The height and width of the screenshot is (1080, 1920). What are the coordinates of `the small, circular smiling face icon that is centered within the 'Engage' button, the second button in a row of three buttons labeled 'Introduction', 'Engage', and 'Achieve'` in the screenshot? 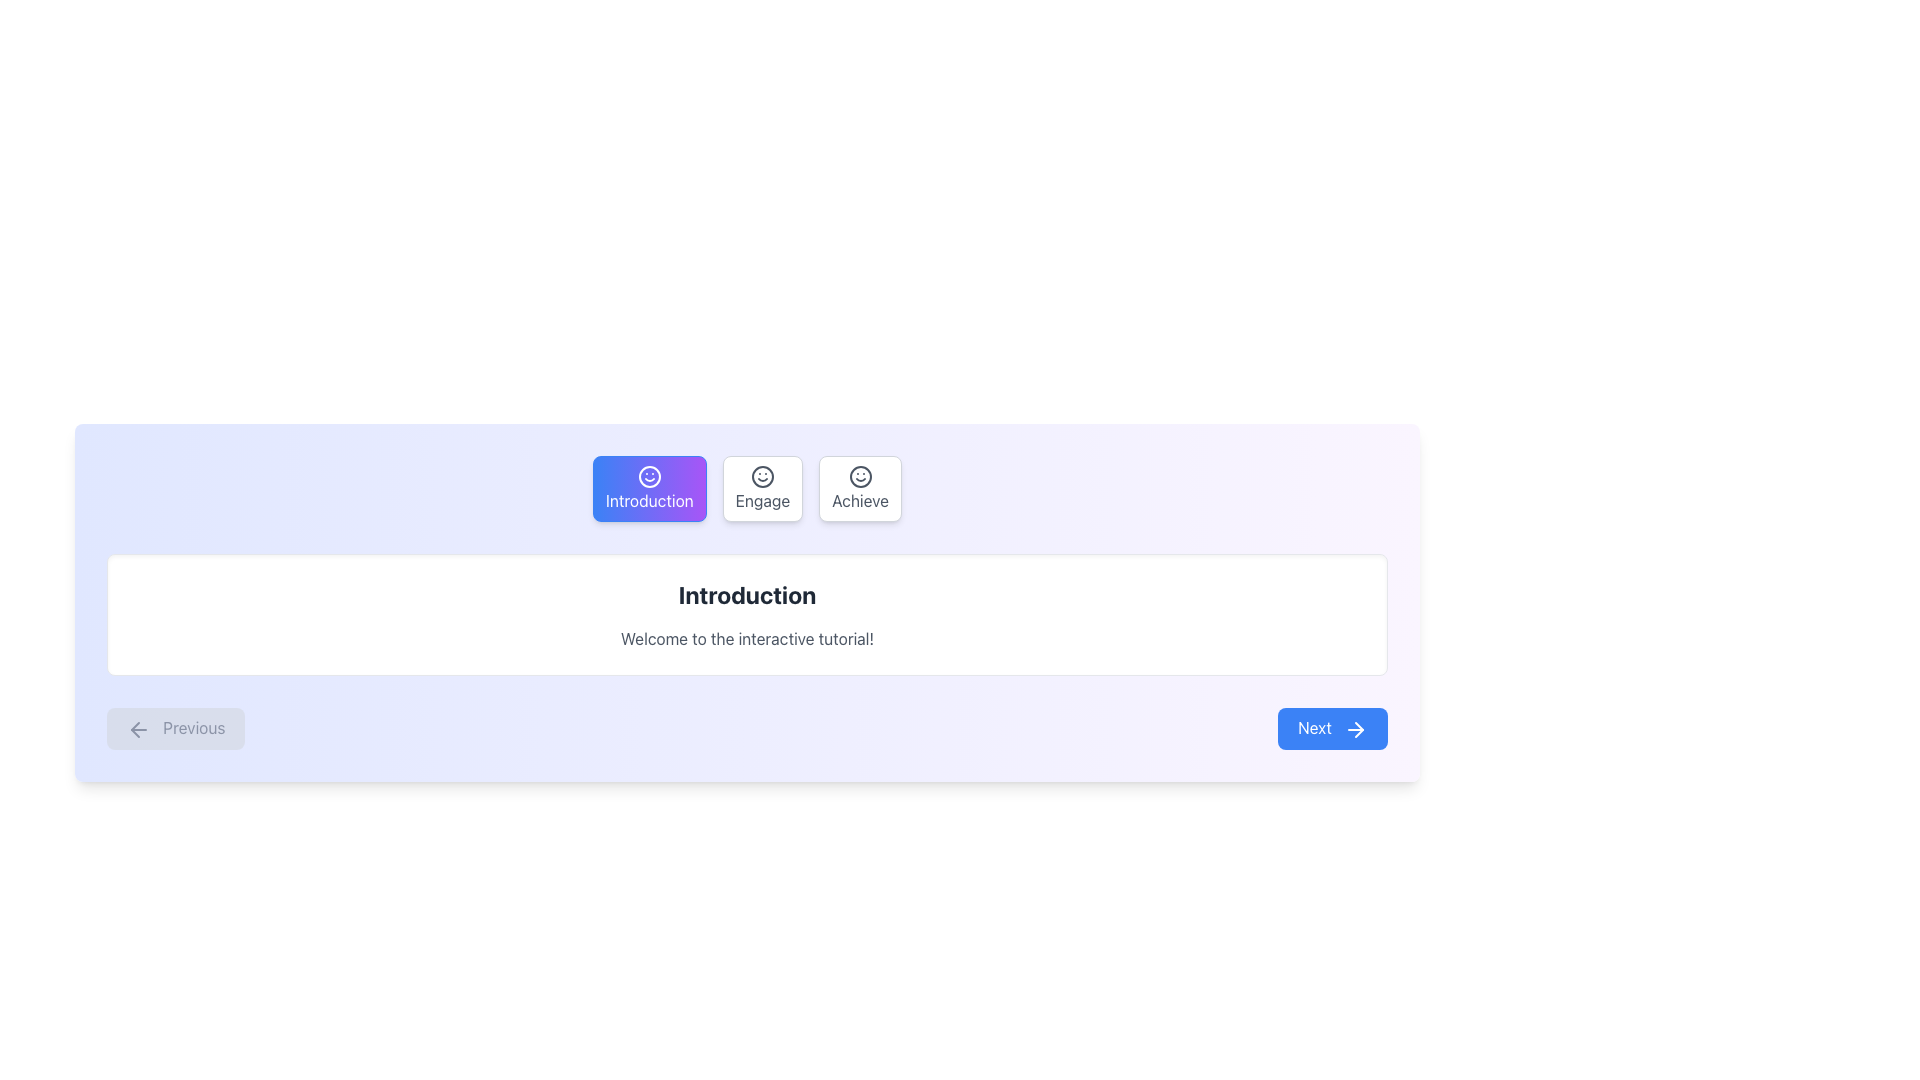 It's located at (762, 477).